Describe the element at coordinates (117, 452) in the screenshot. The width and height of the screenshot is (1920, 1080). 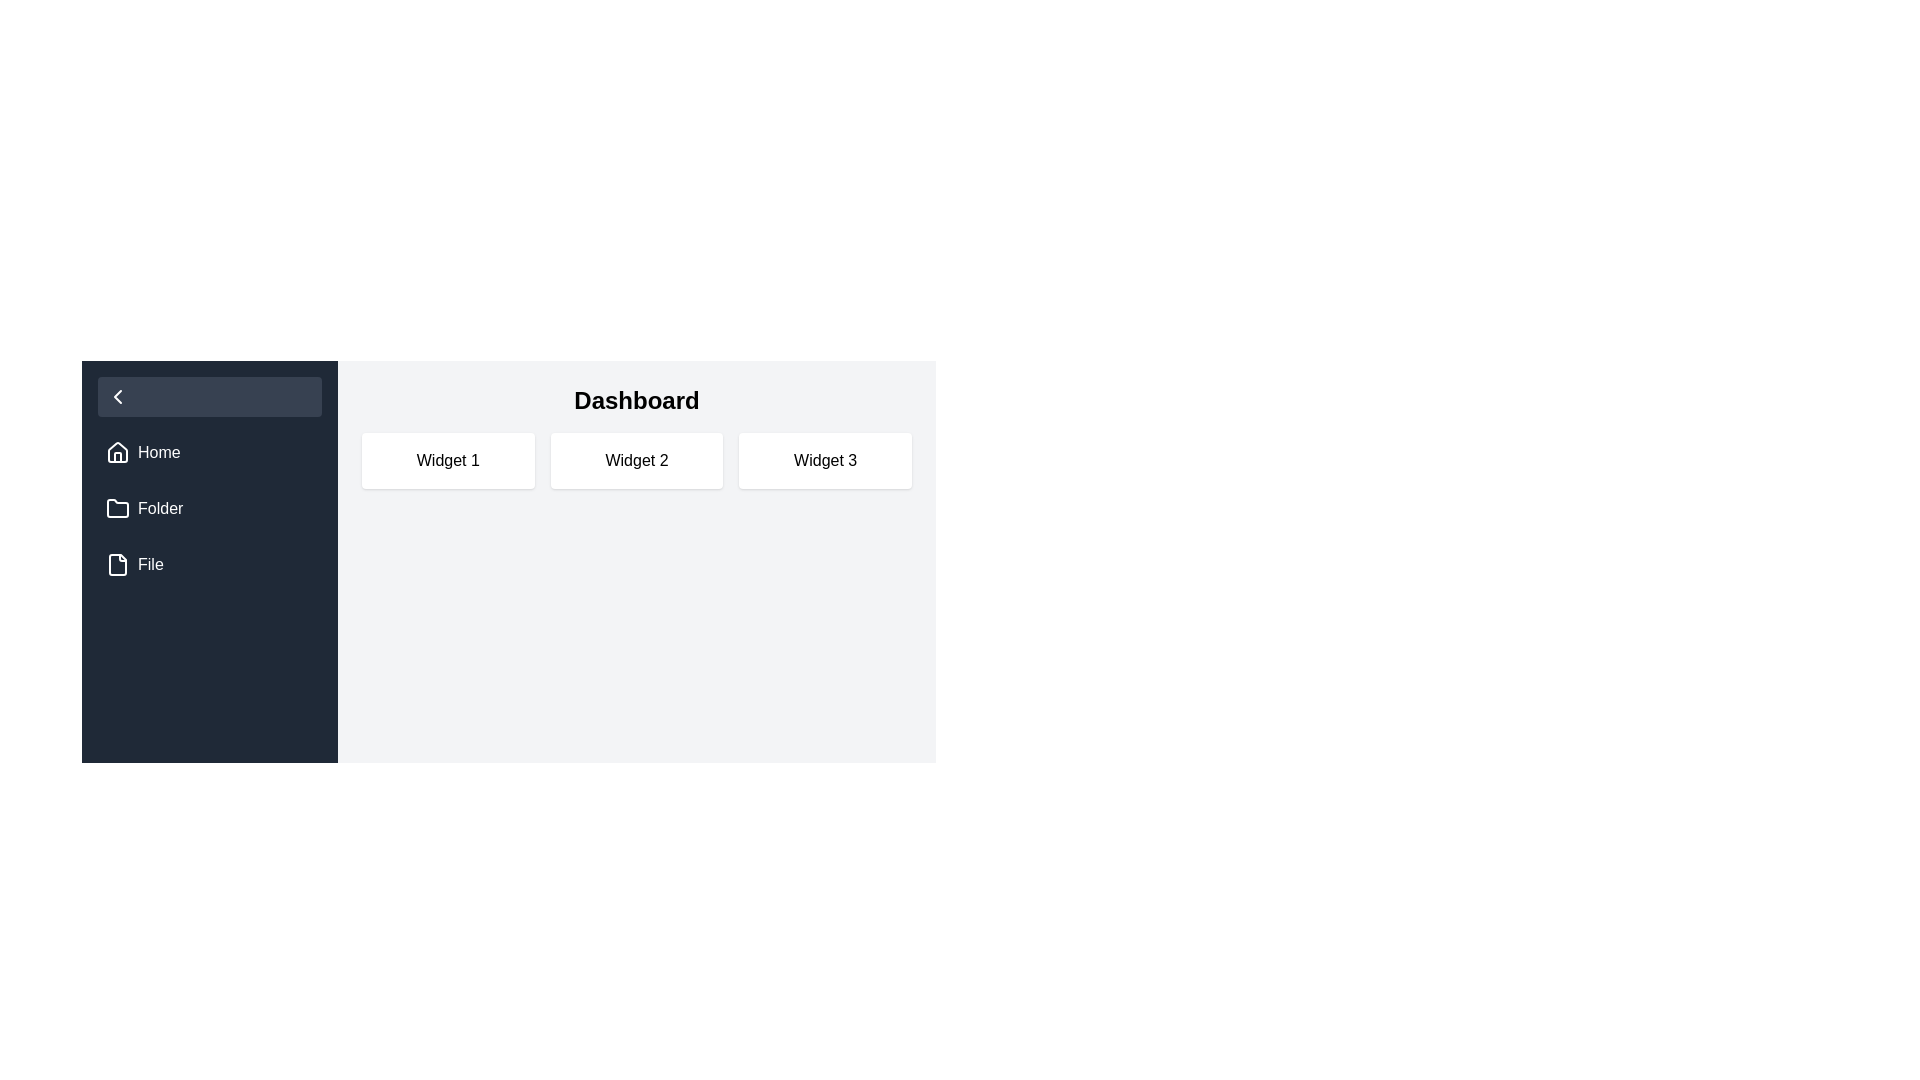
I see `the house-shaped icon located in the vertical navigation bar on the left side of the interface, which is positioned next to the 'Home' text` at that location.